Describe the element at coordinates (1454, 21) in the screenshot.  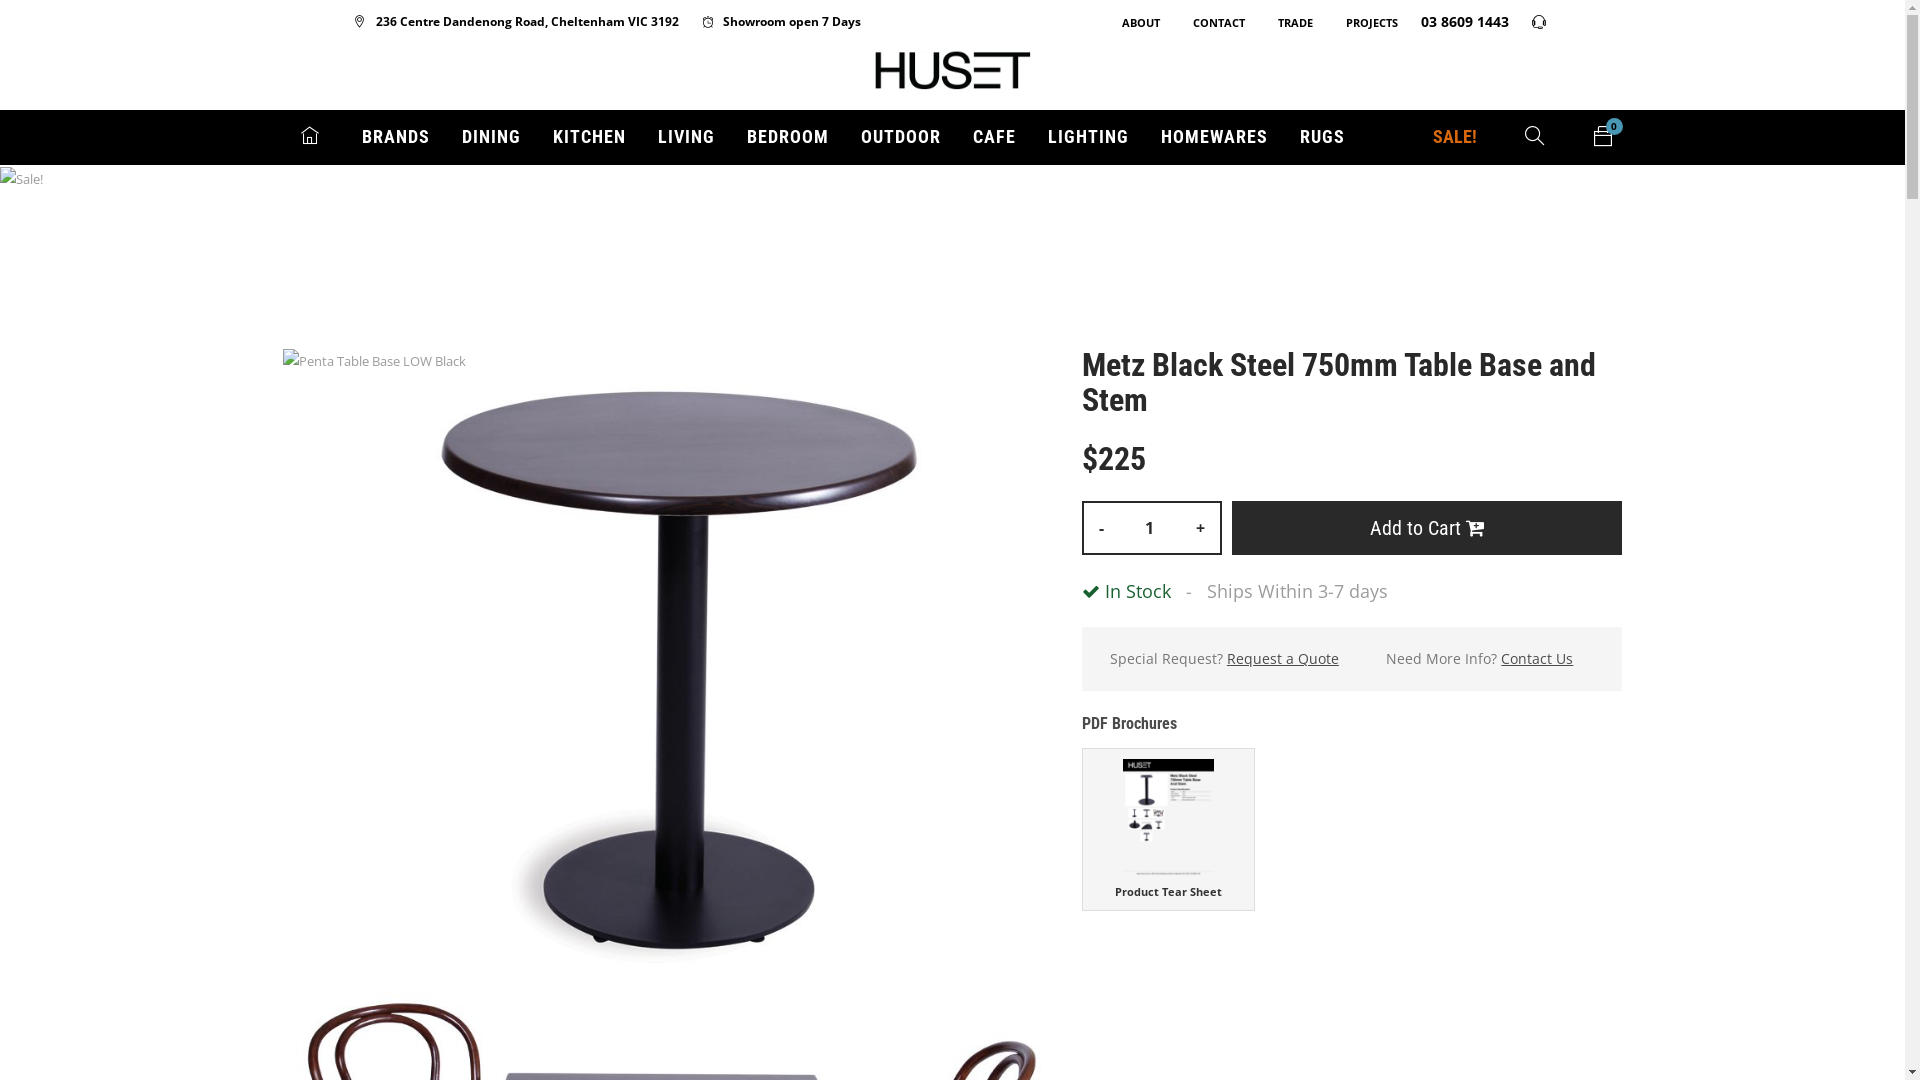
I see `'03 8609 1443'` at that location.